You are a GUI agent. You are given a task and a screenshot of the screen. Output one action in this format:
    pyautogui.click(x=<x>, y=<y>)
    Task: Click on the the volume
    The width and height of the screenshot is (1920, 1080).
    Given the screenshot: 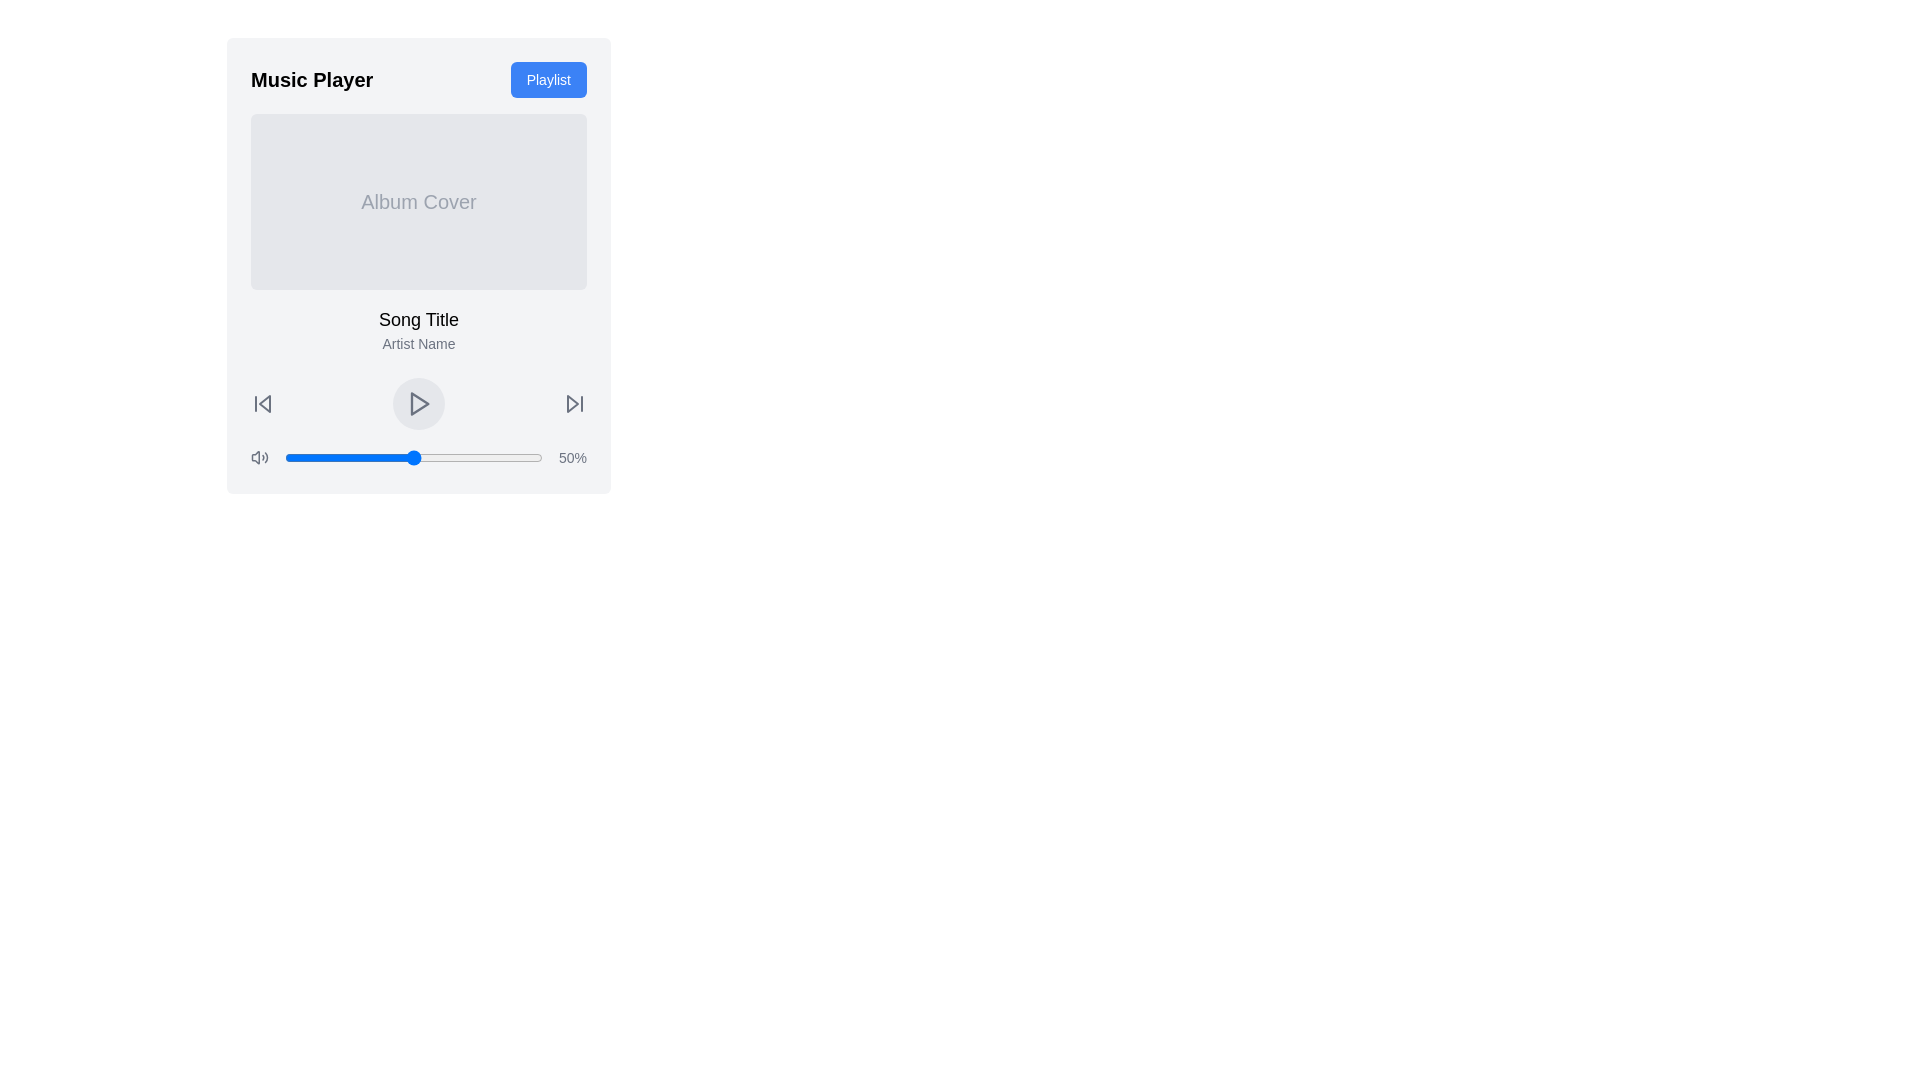 What is the action you would take?
    pyautogui.click(x=456, y=458)
    